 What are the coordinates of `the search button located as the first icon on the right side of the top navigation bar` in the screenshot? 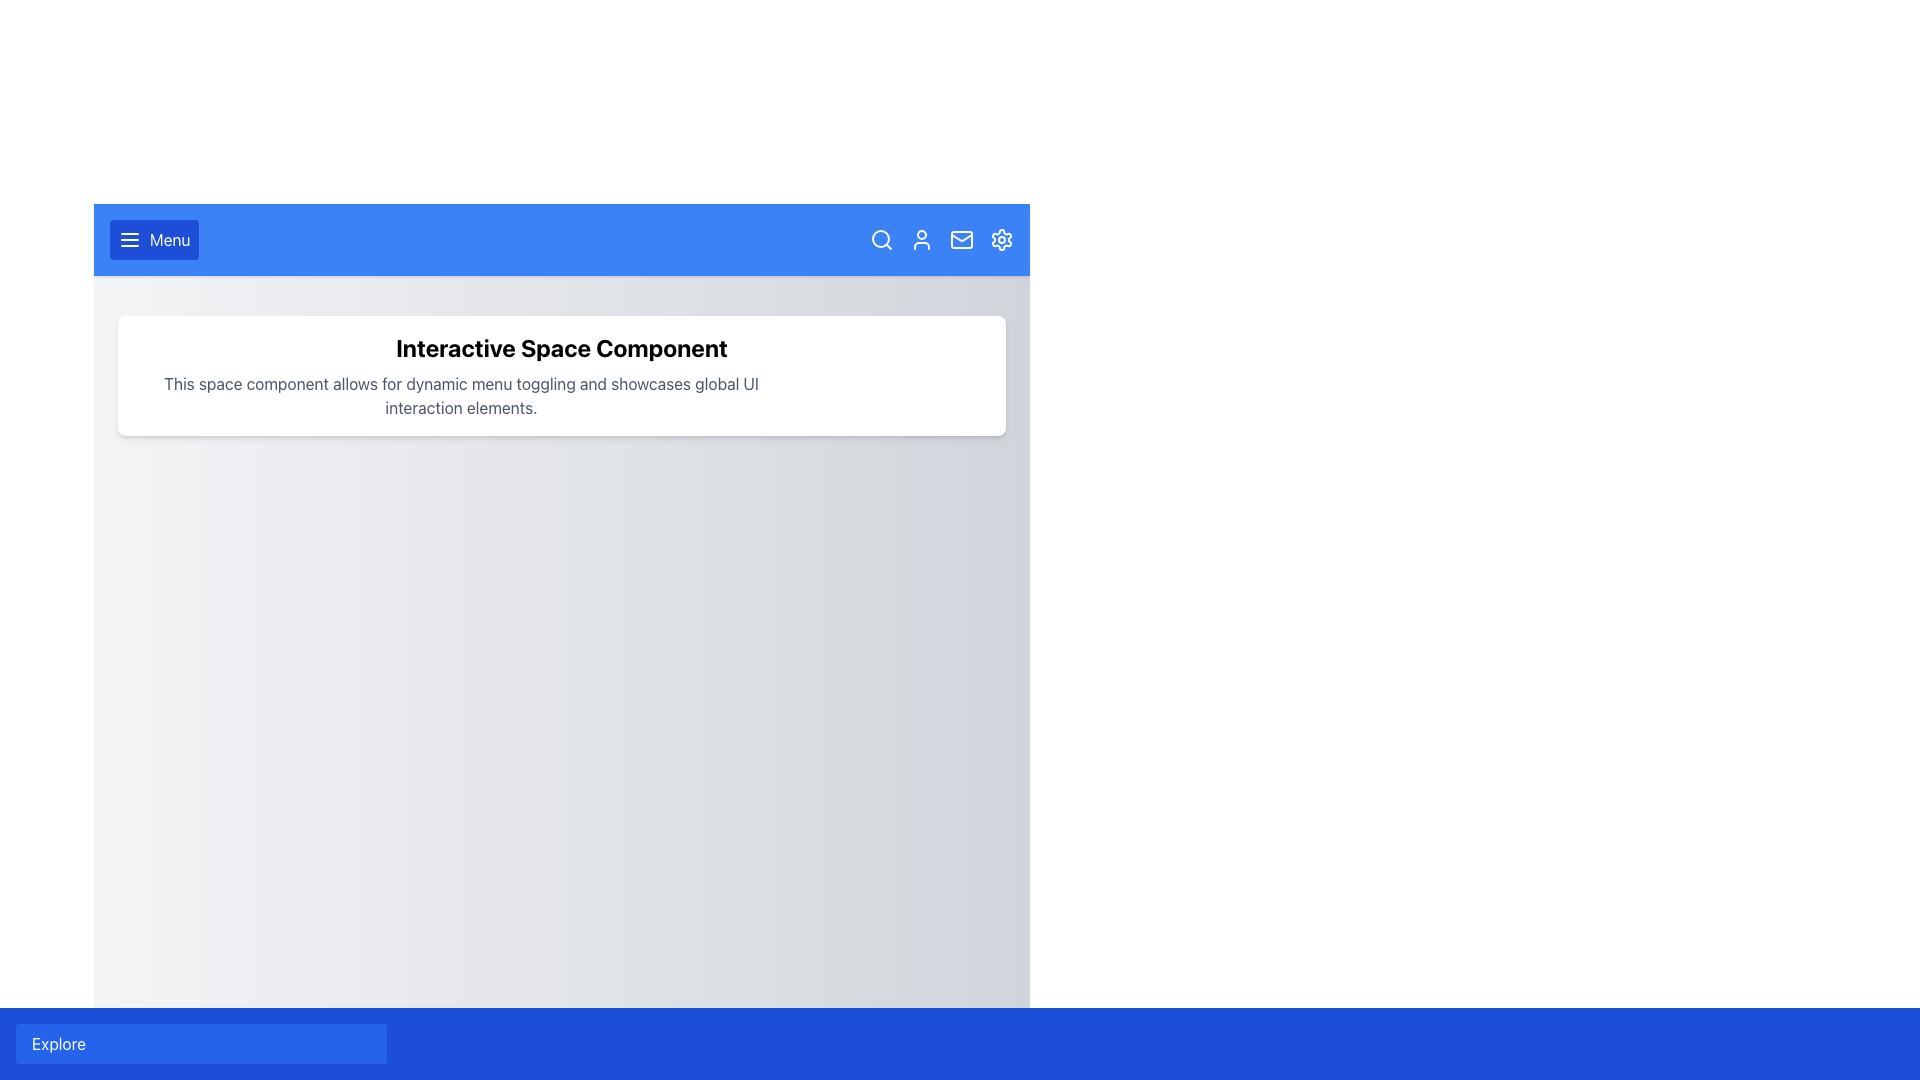 It's located at (881, 238).